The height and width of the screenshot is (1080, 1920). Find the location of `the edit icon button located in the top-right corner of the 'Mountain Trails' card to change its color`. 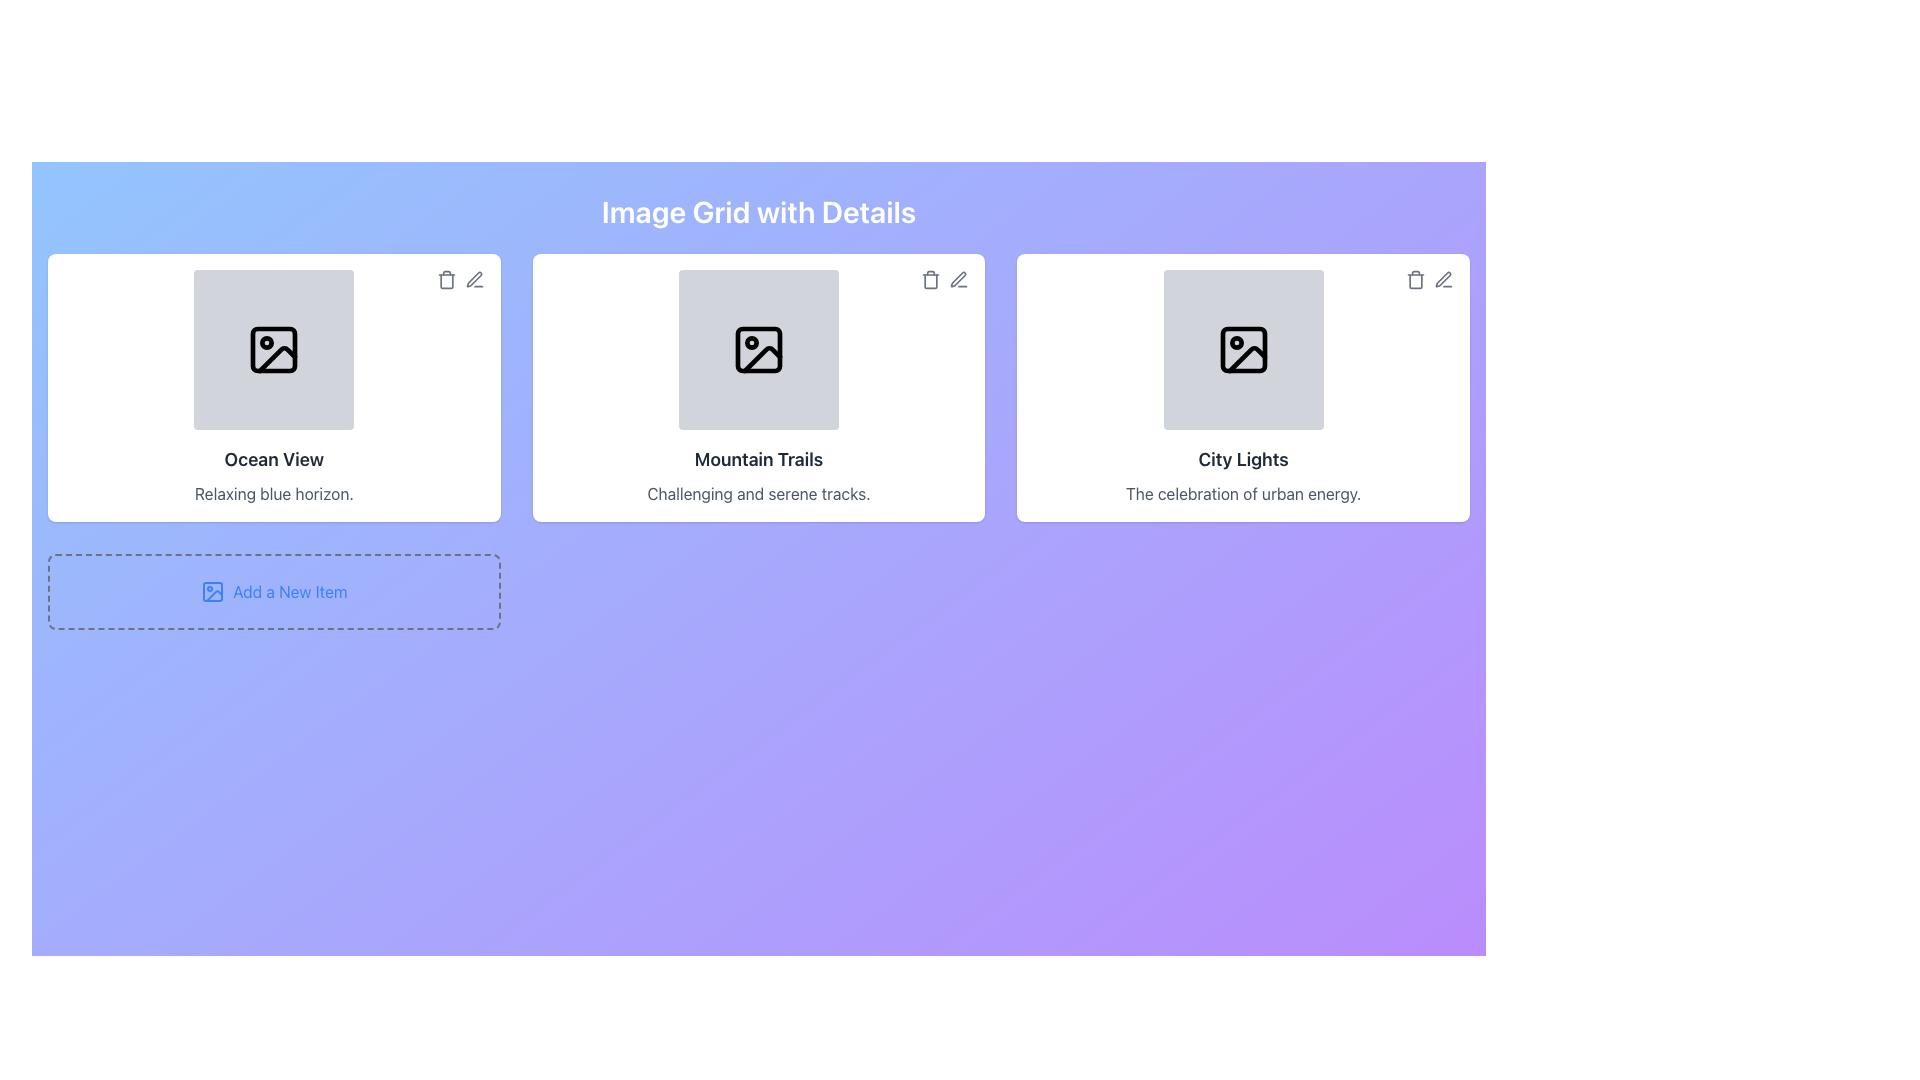

the edit icon button located in the top-right corner of the 'Mountain Trails' card to change its color is located at coordinates (958, 280).